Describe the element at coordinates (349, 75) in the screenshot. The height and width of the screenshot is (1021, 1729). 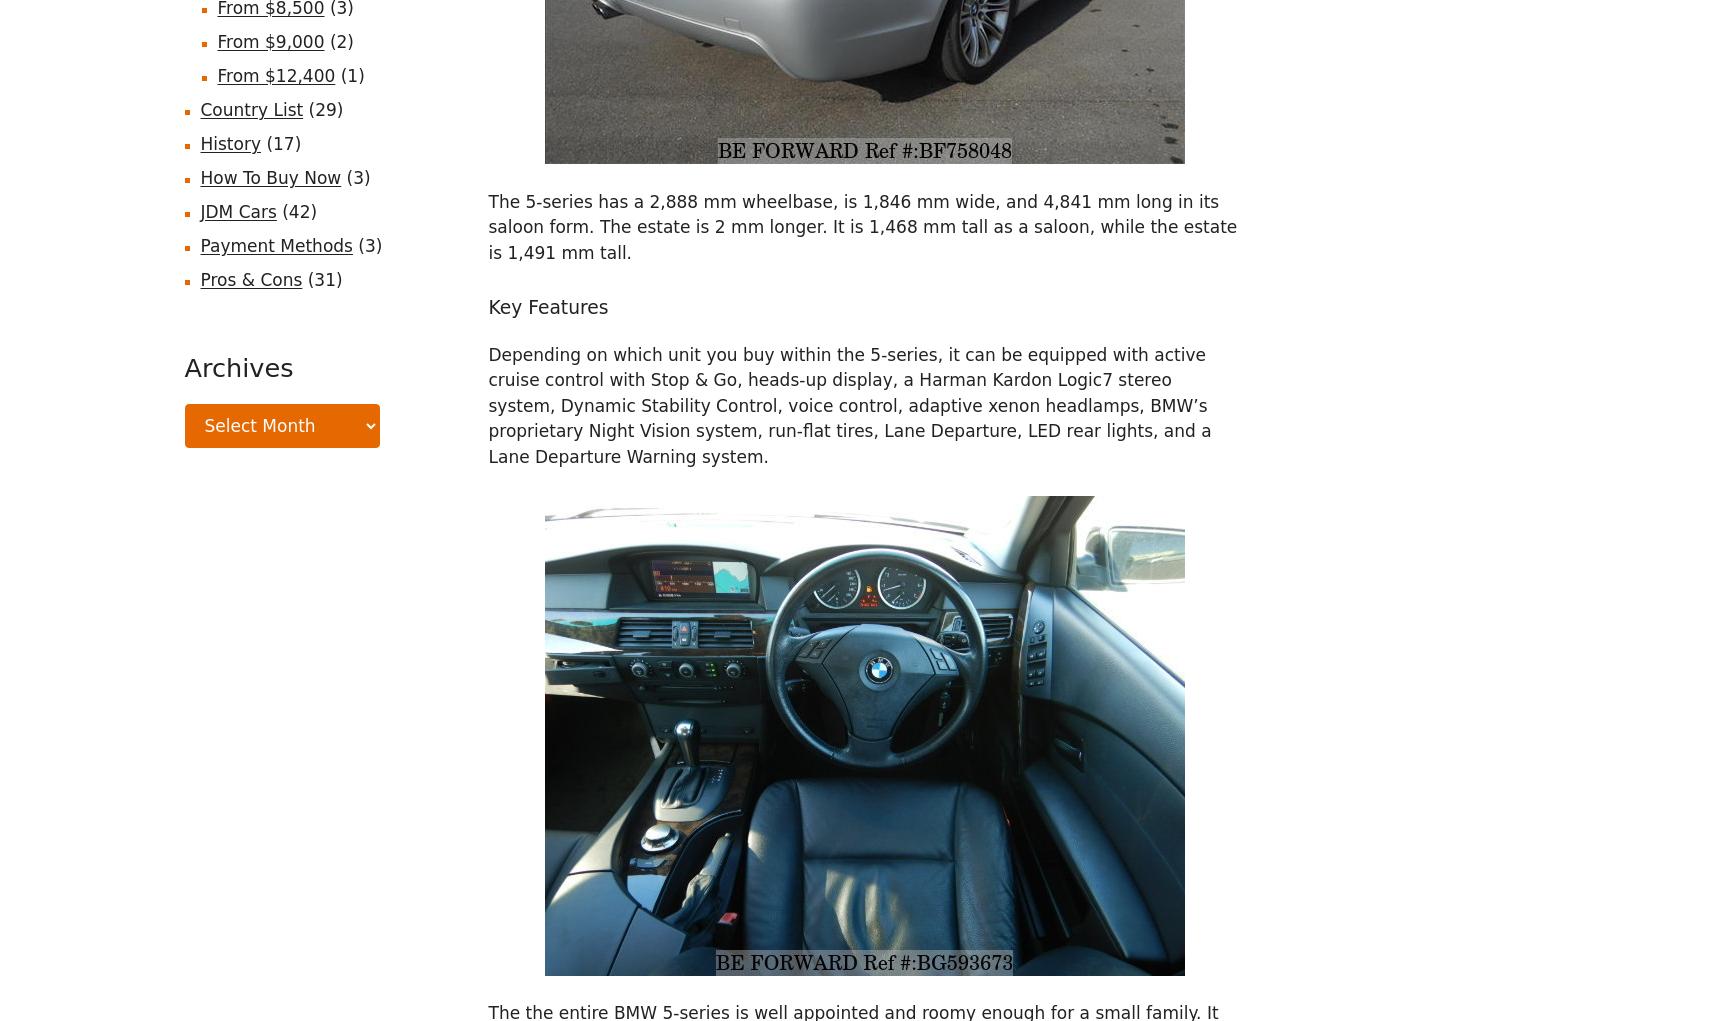
I see `'(1)'` at that location.